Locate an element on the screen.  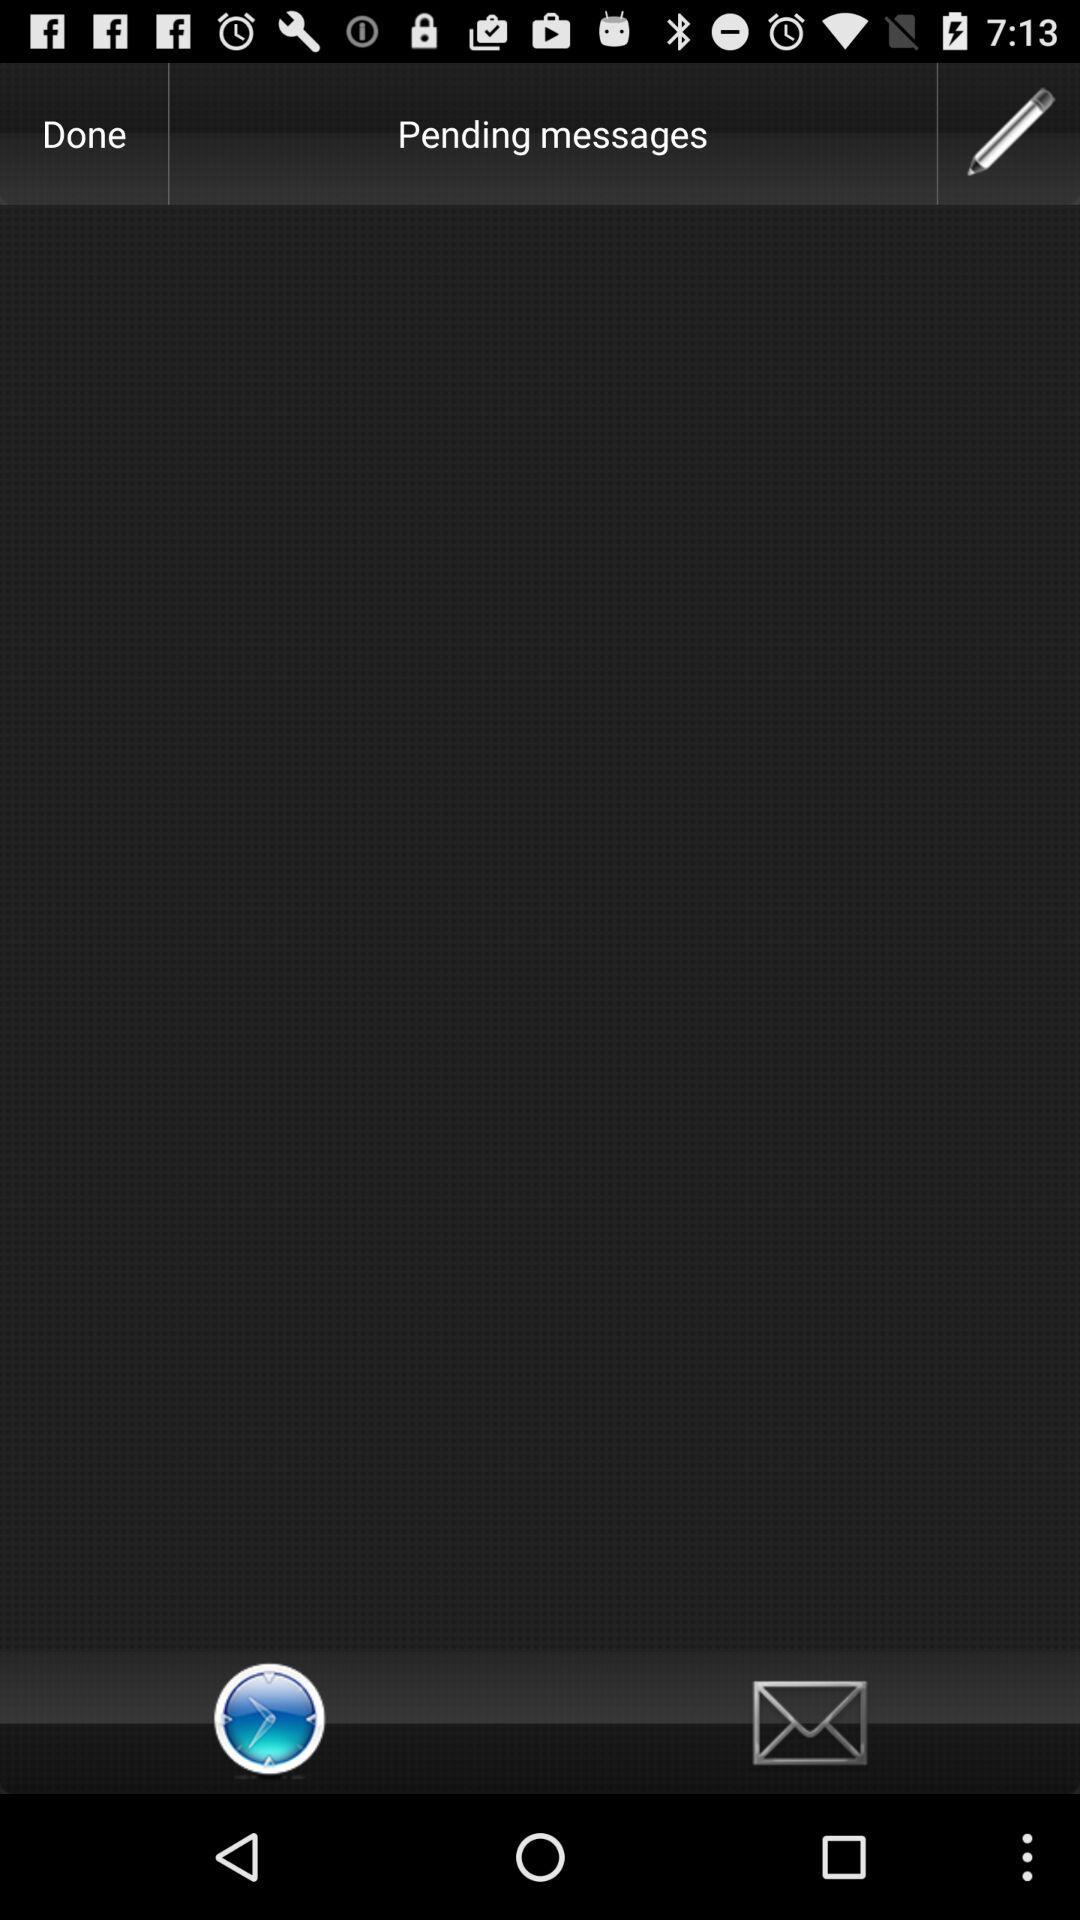
the edit icon is located at coordinates (1009, 142).